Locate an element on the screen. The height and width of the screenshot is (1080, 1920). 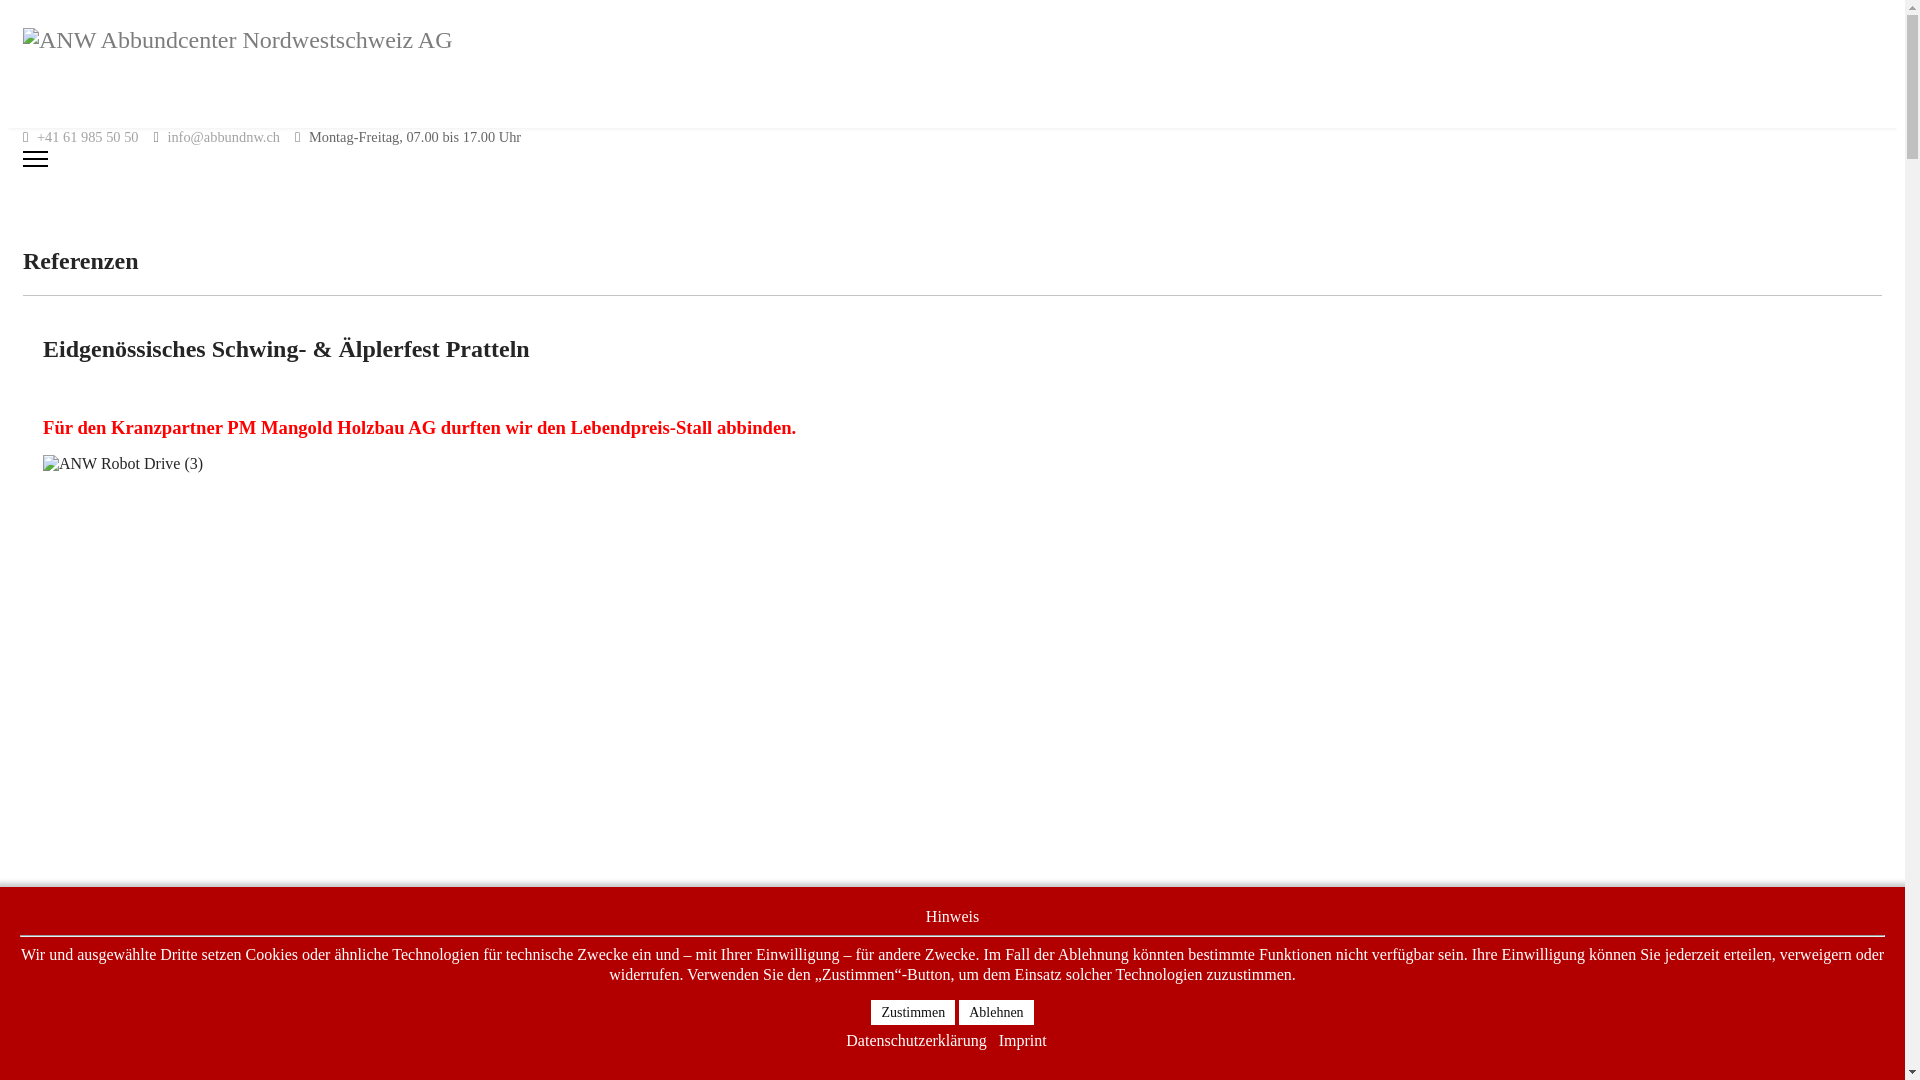
'Imprint' is located at coordinates (1022, 1040).